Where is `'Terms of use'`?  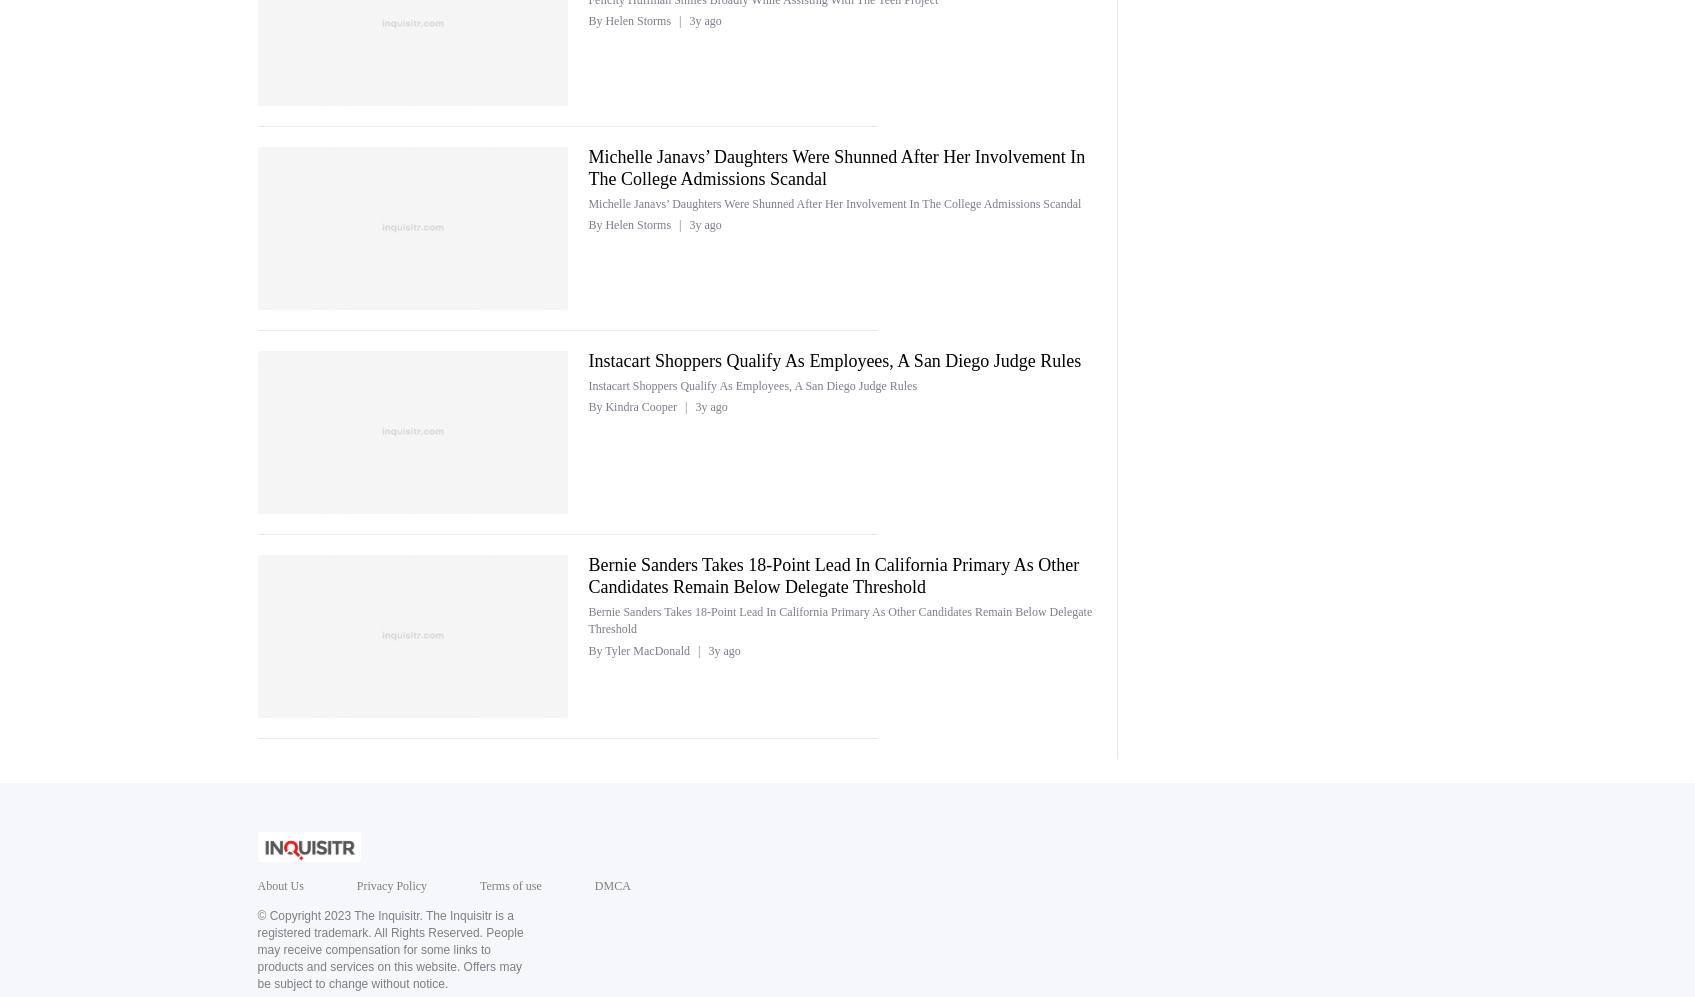 'Terms of use' is located at coordinates (509, 884).